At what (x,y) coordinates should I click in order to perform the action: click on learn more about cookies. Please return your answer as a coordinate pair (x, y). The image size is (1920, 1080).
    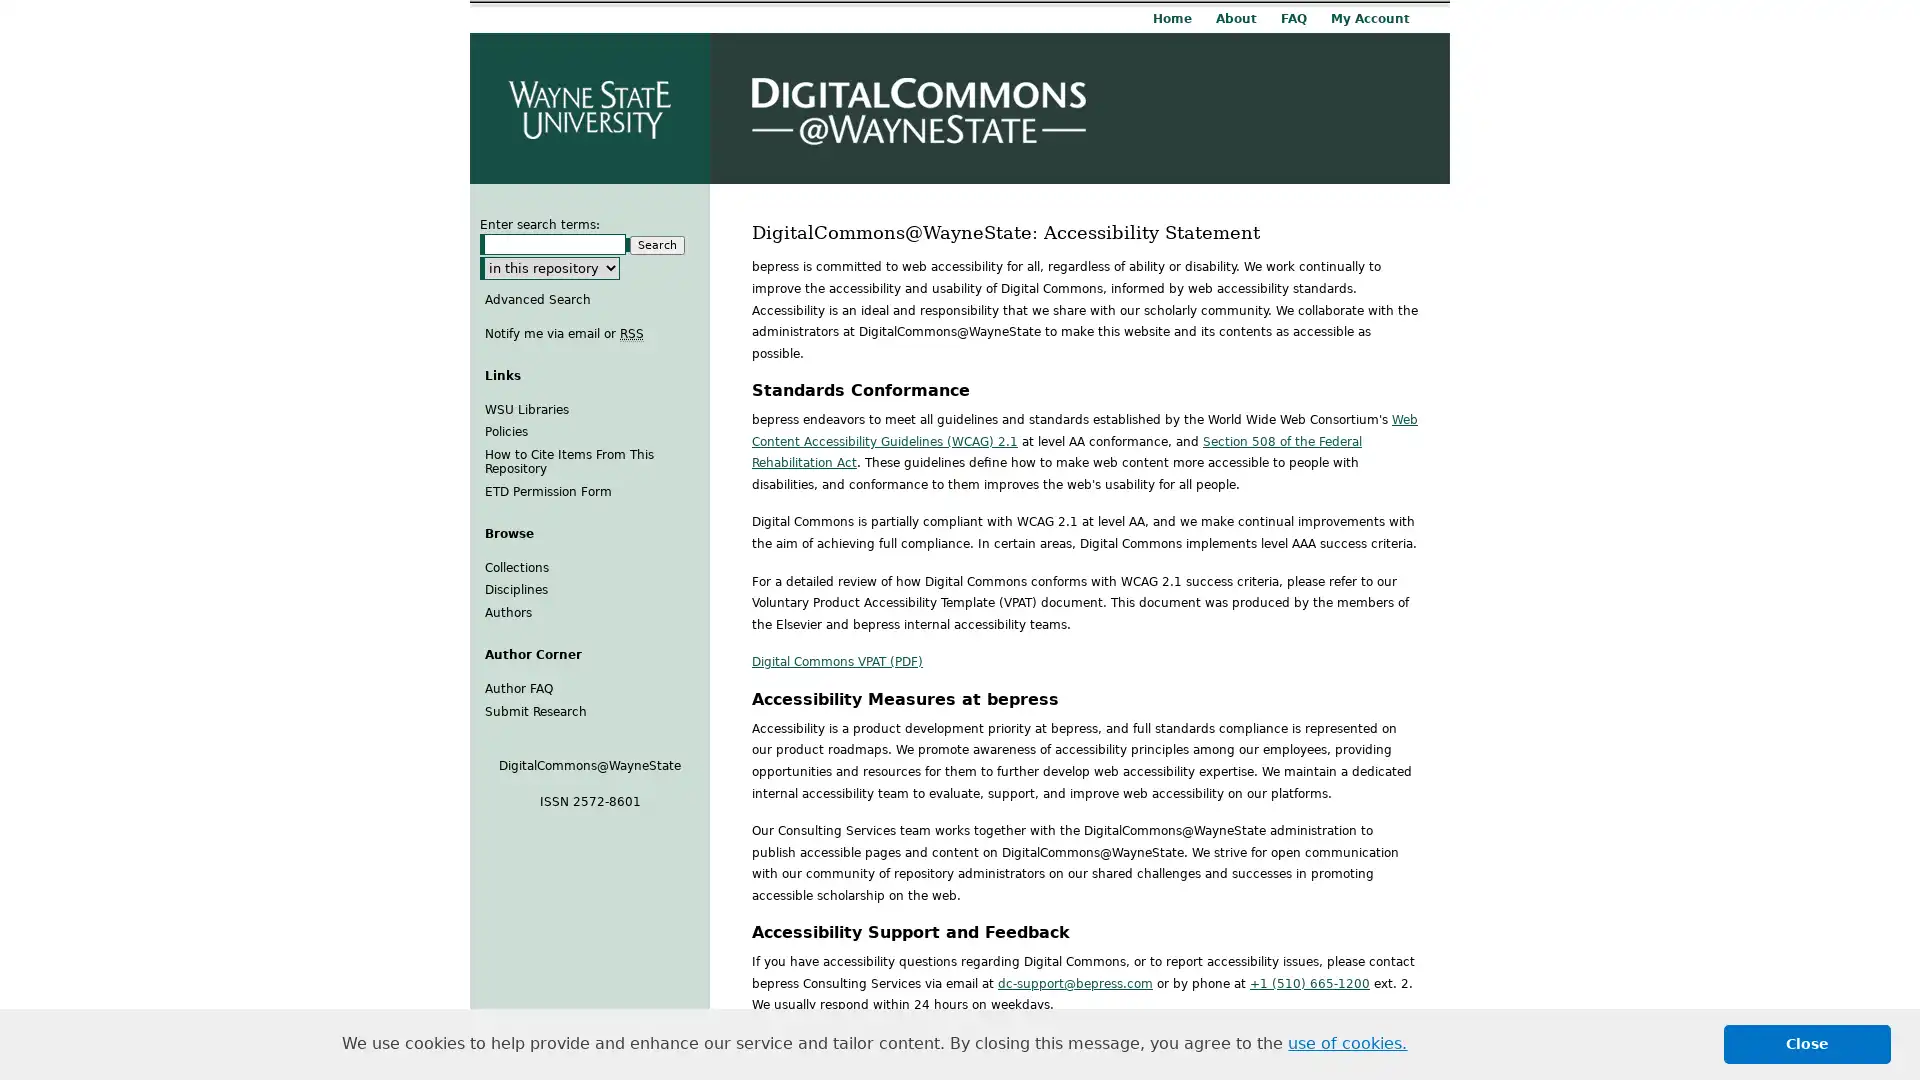
    Looking at the image, I should click on (1347, 1043).